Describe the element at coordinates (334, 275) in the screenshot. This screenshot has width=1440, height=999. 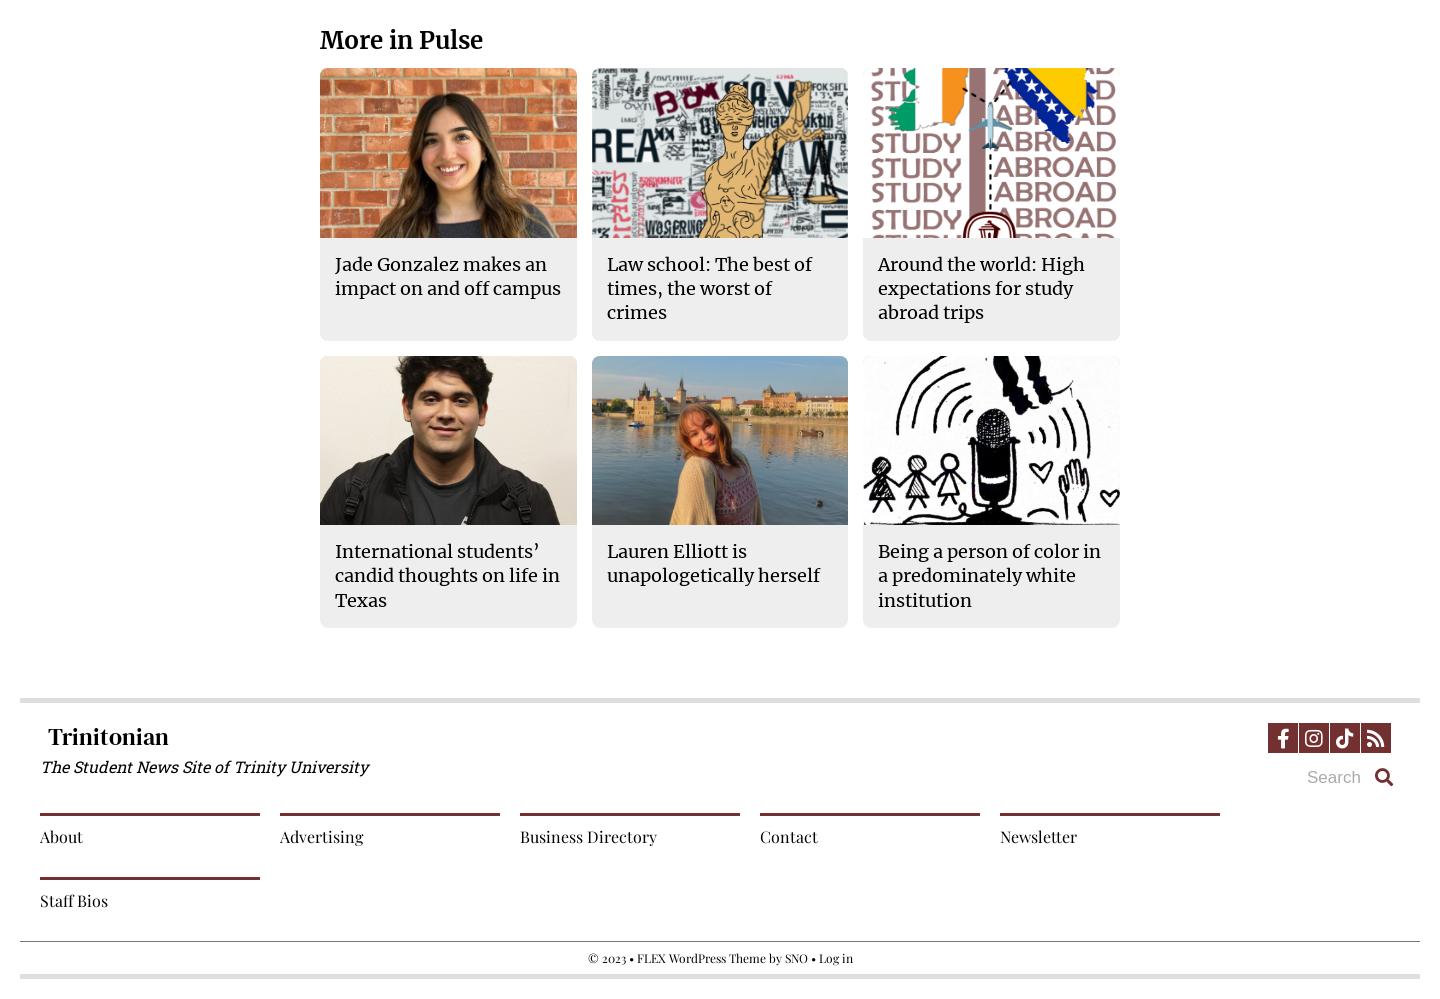
I see `'Jade Gonzalez makes an impact on and off campus'` at that location.